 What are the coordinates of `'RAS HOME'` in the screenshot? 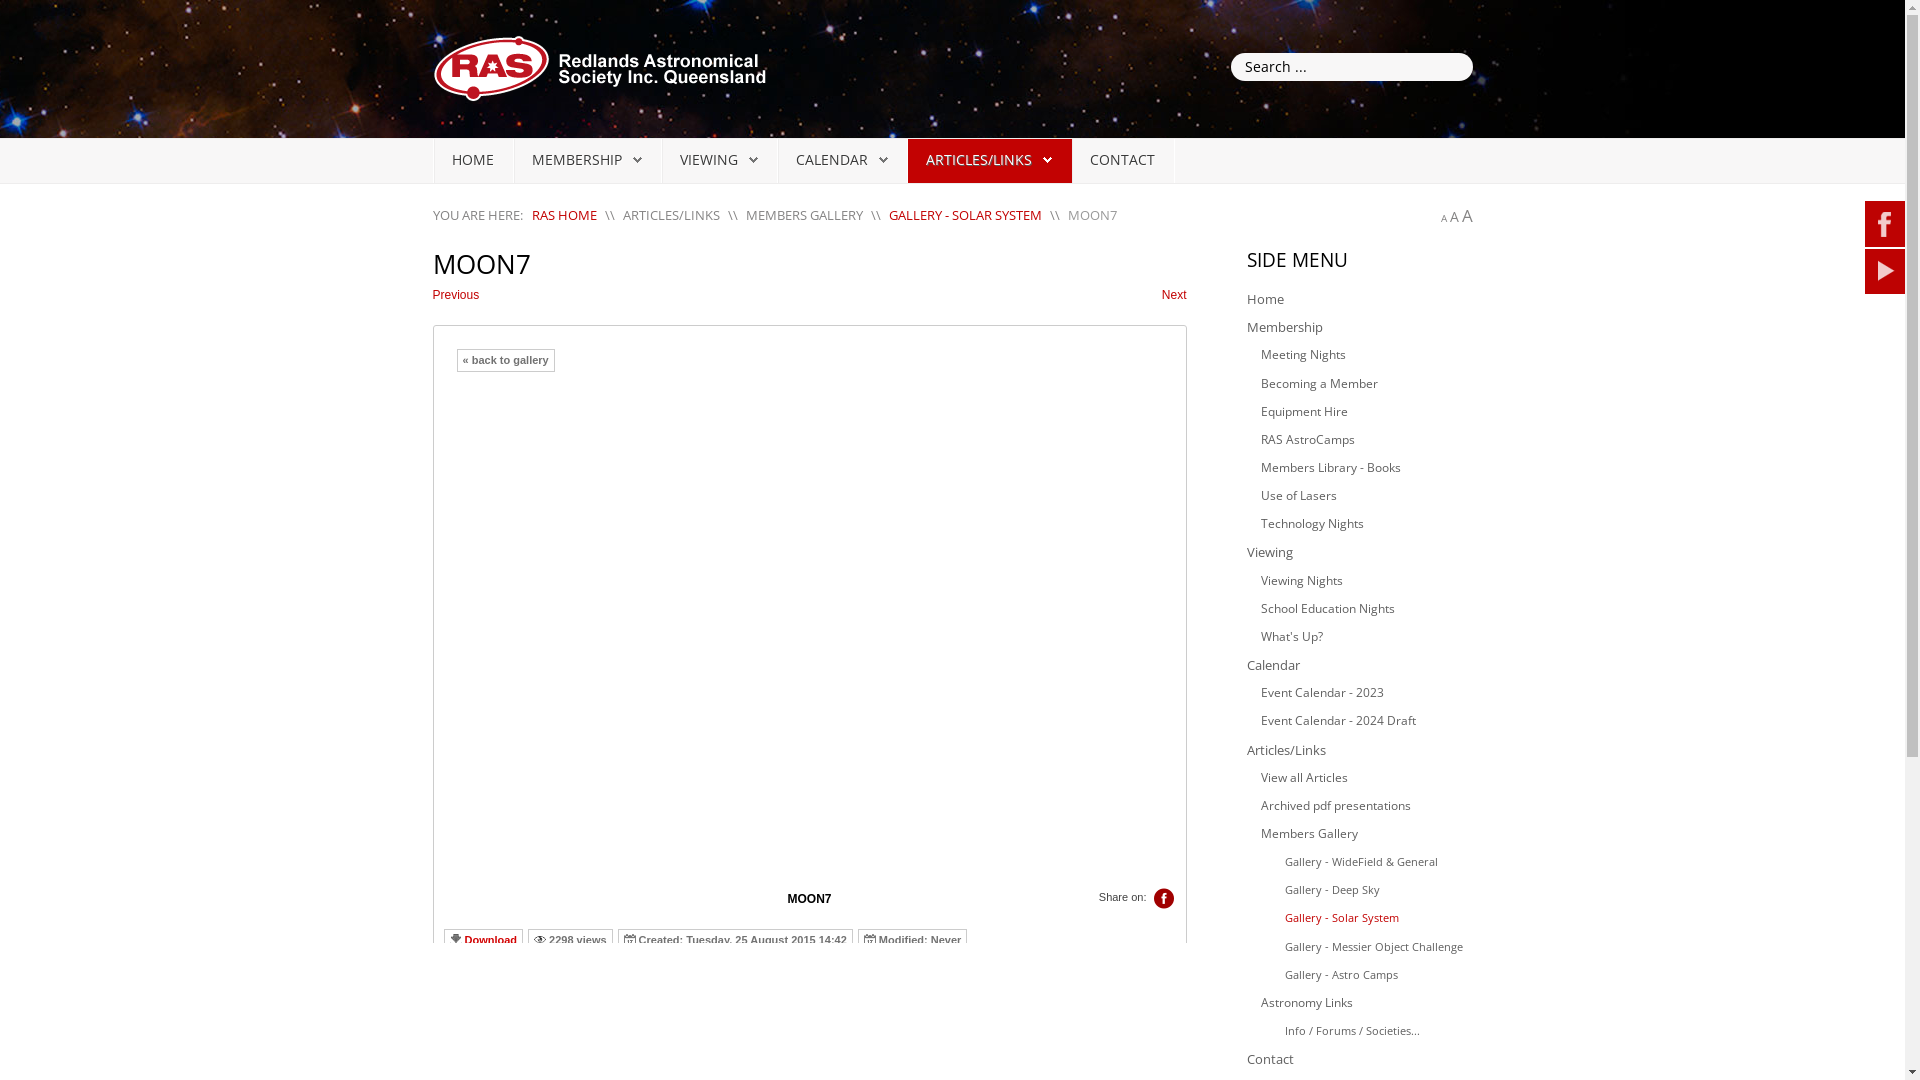 It's located at (563, 215).